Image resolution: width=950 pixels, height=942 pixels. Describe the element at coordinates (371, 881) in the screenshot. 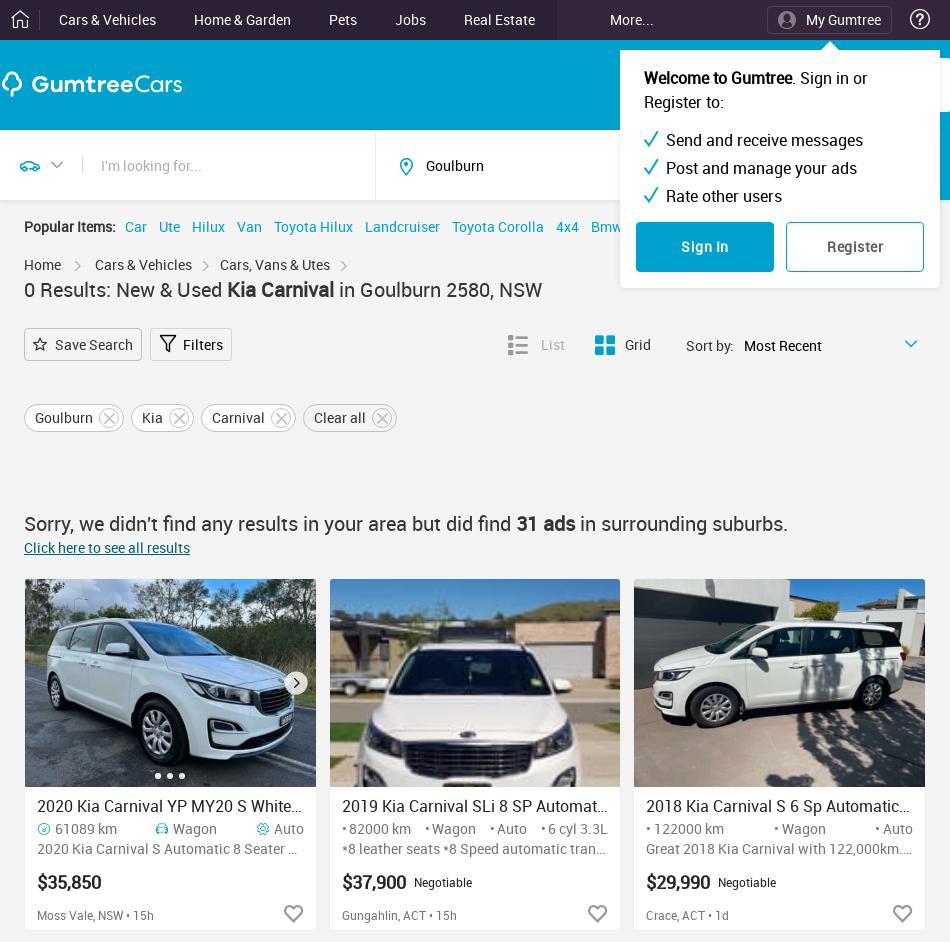

I see `'$37,900'` at that location.